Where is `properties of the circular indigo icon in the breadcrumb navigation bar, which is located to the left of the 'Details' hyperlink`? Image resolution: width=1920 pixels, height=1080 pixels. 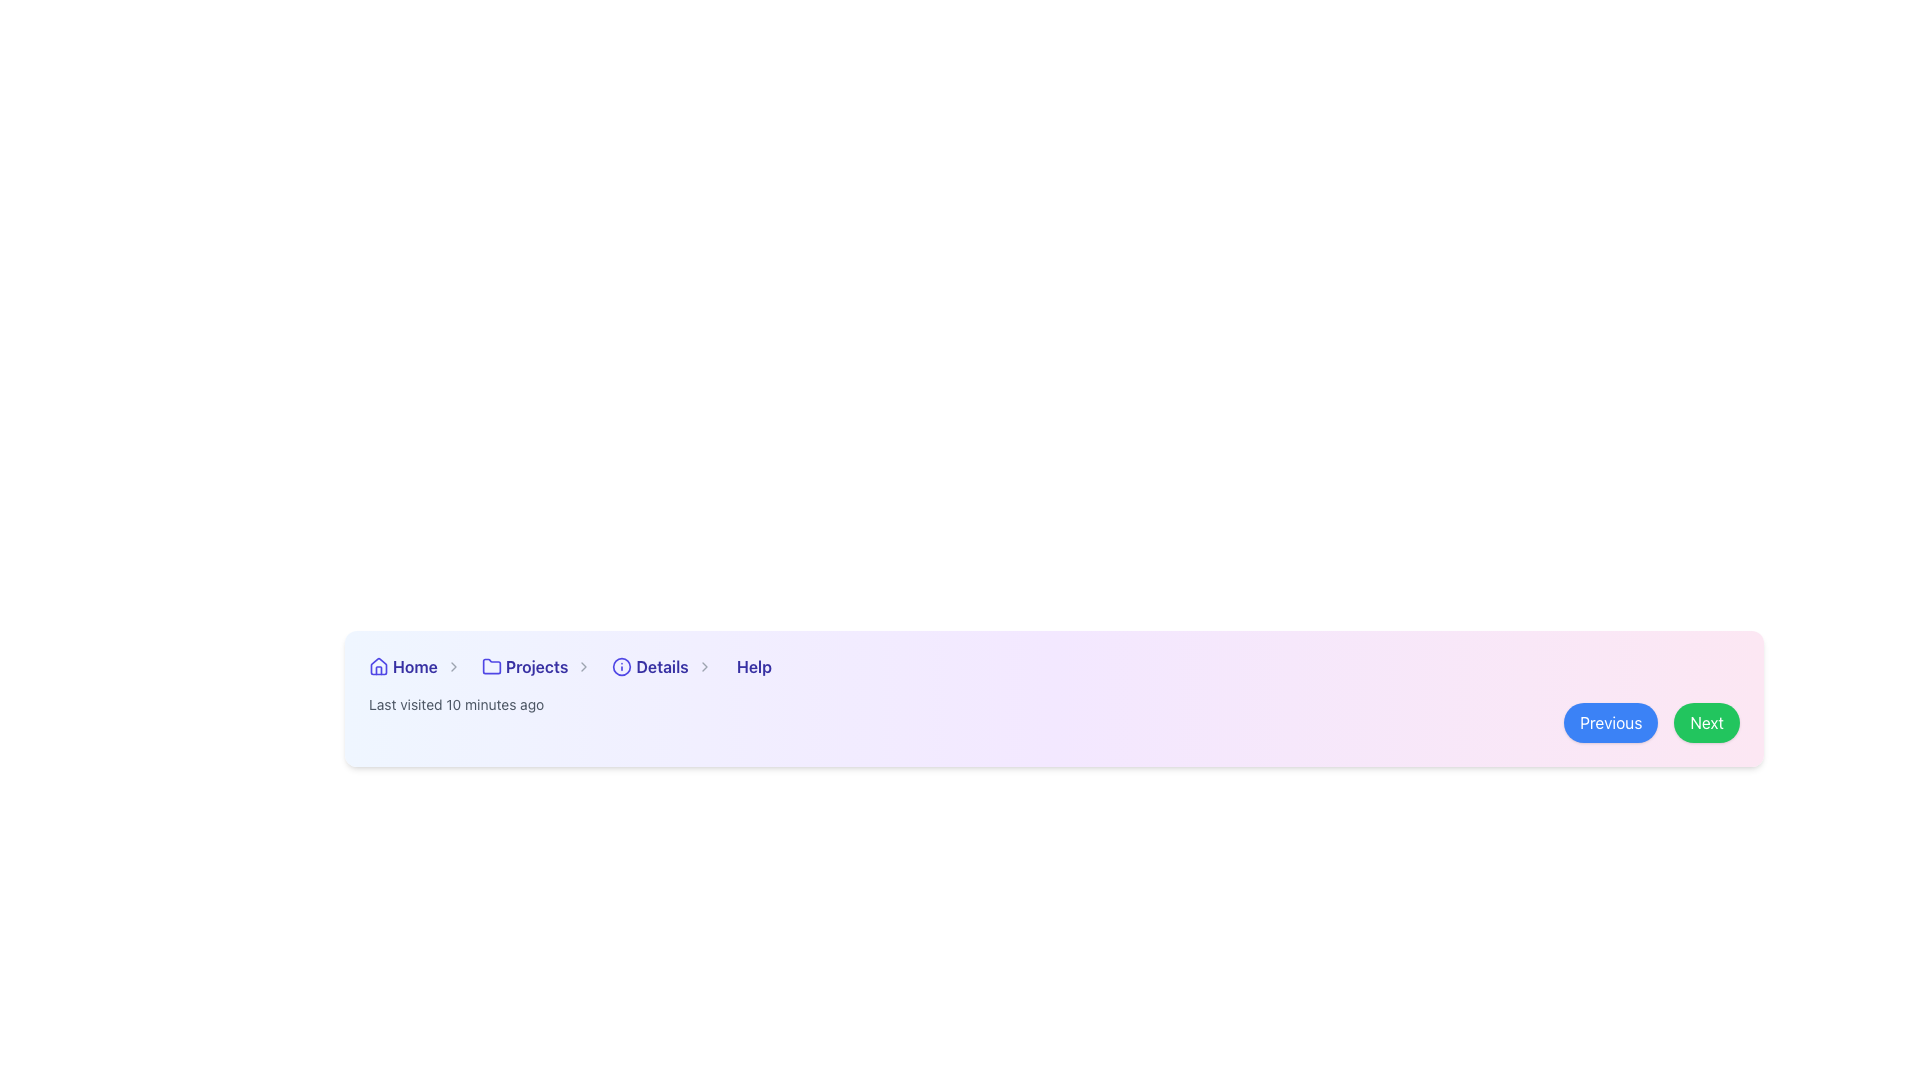 properties of the circular indigo icon in the breadcrumb navigation bar, which is located to the left of the 'Details' hyperlink is located at coordinates (621, 667).